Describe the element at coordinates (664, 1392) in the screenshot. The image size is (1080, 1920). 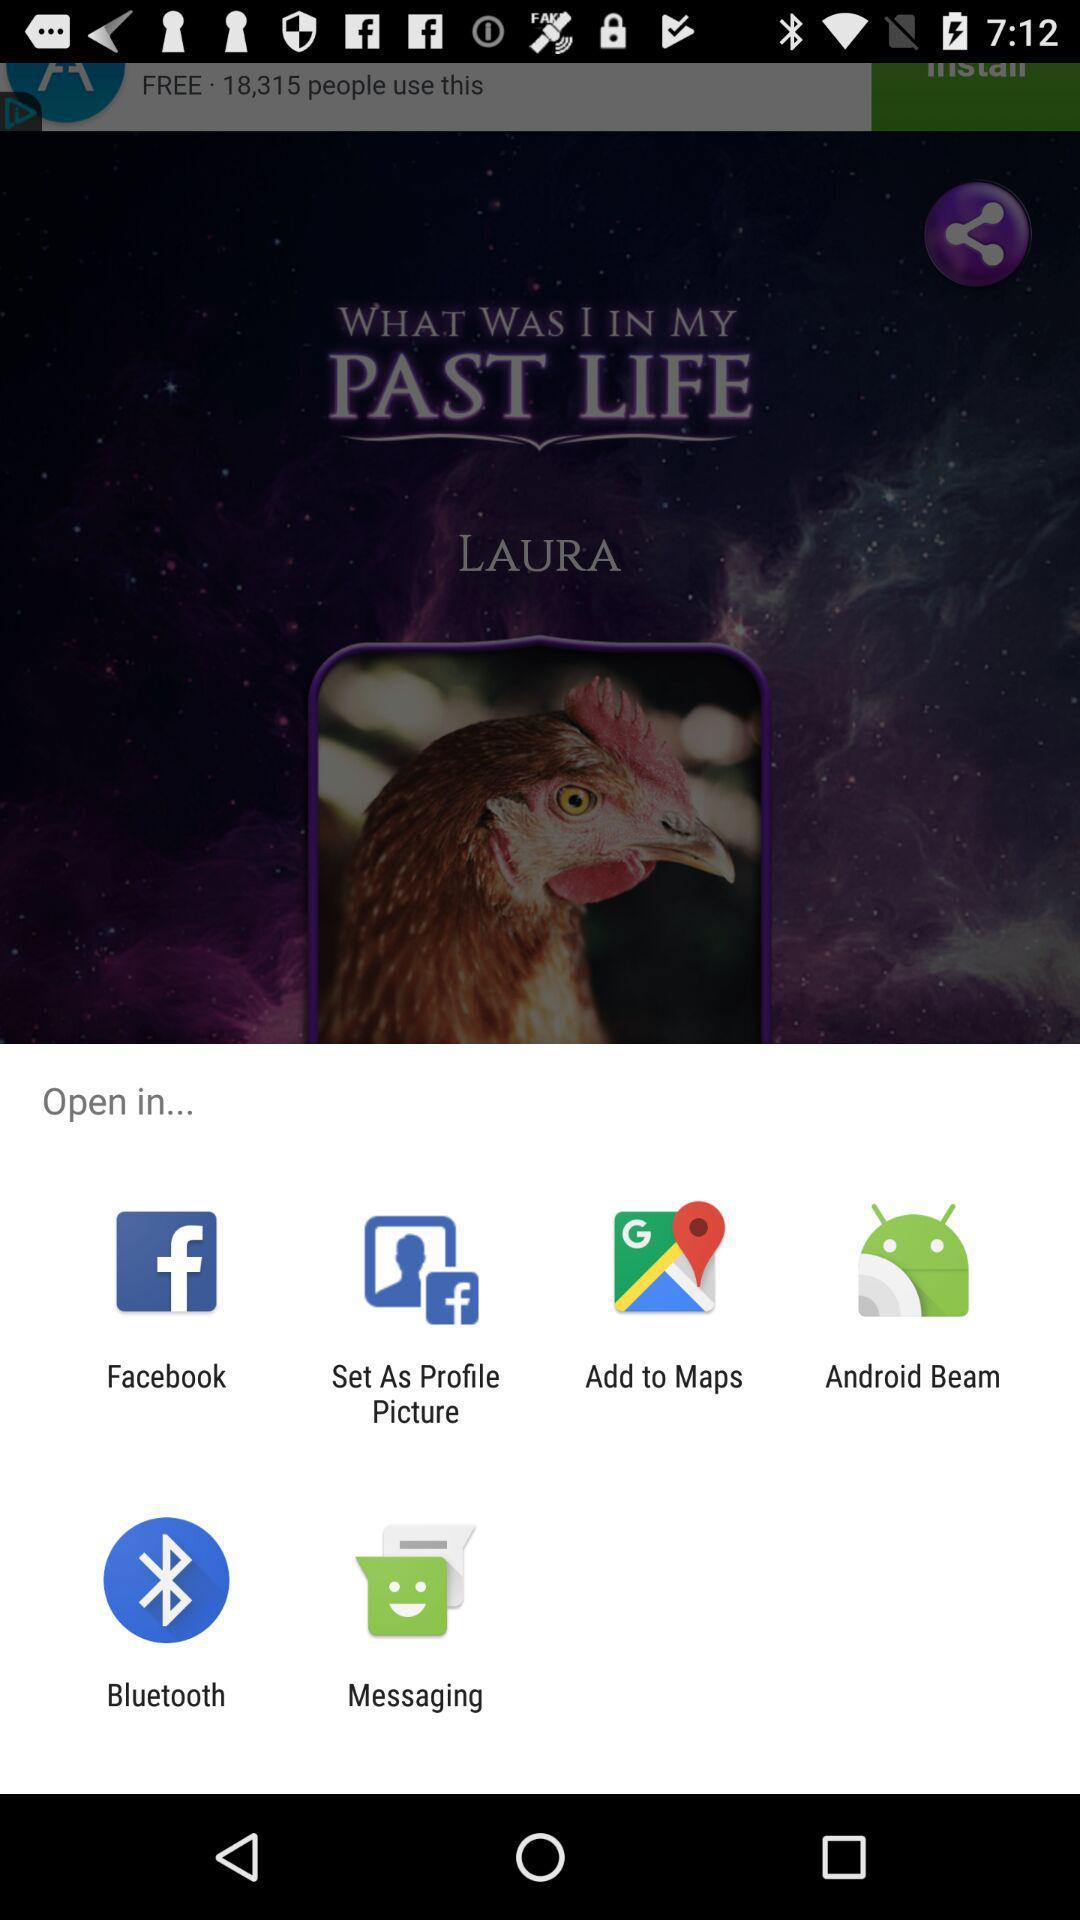
I see `icon next to android beam app` at that location.